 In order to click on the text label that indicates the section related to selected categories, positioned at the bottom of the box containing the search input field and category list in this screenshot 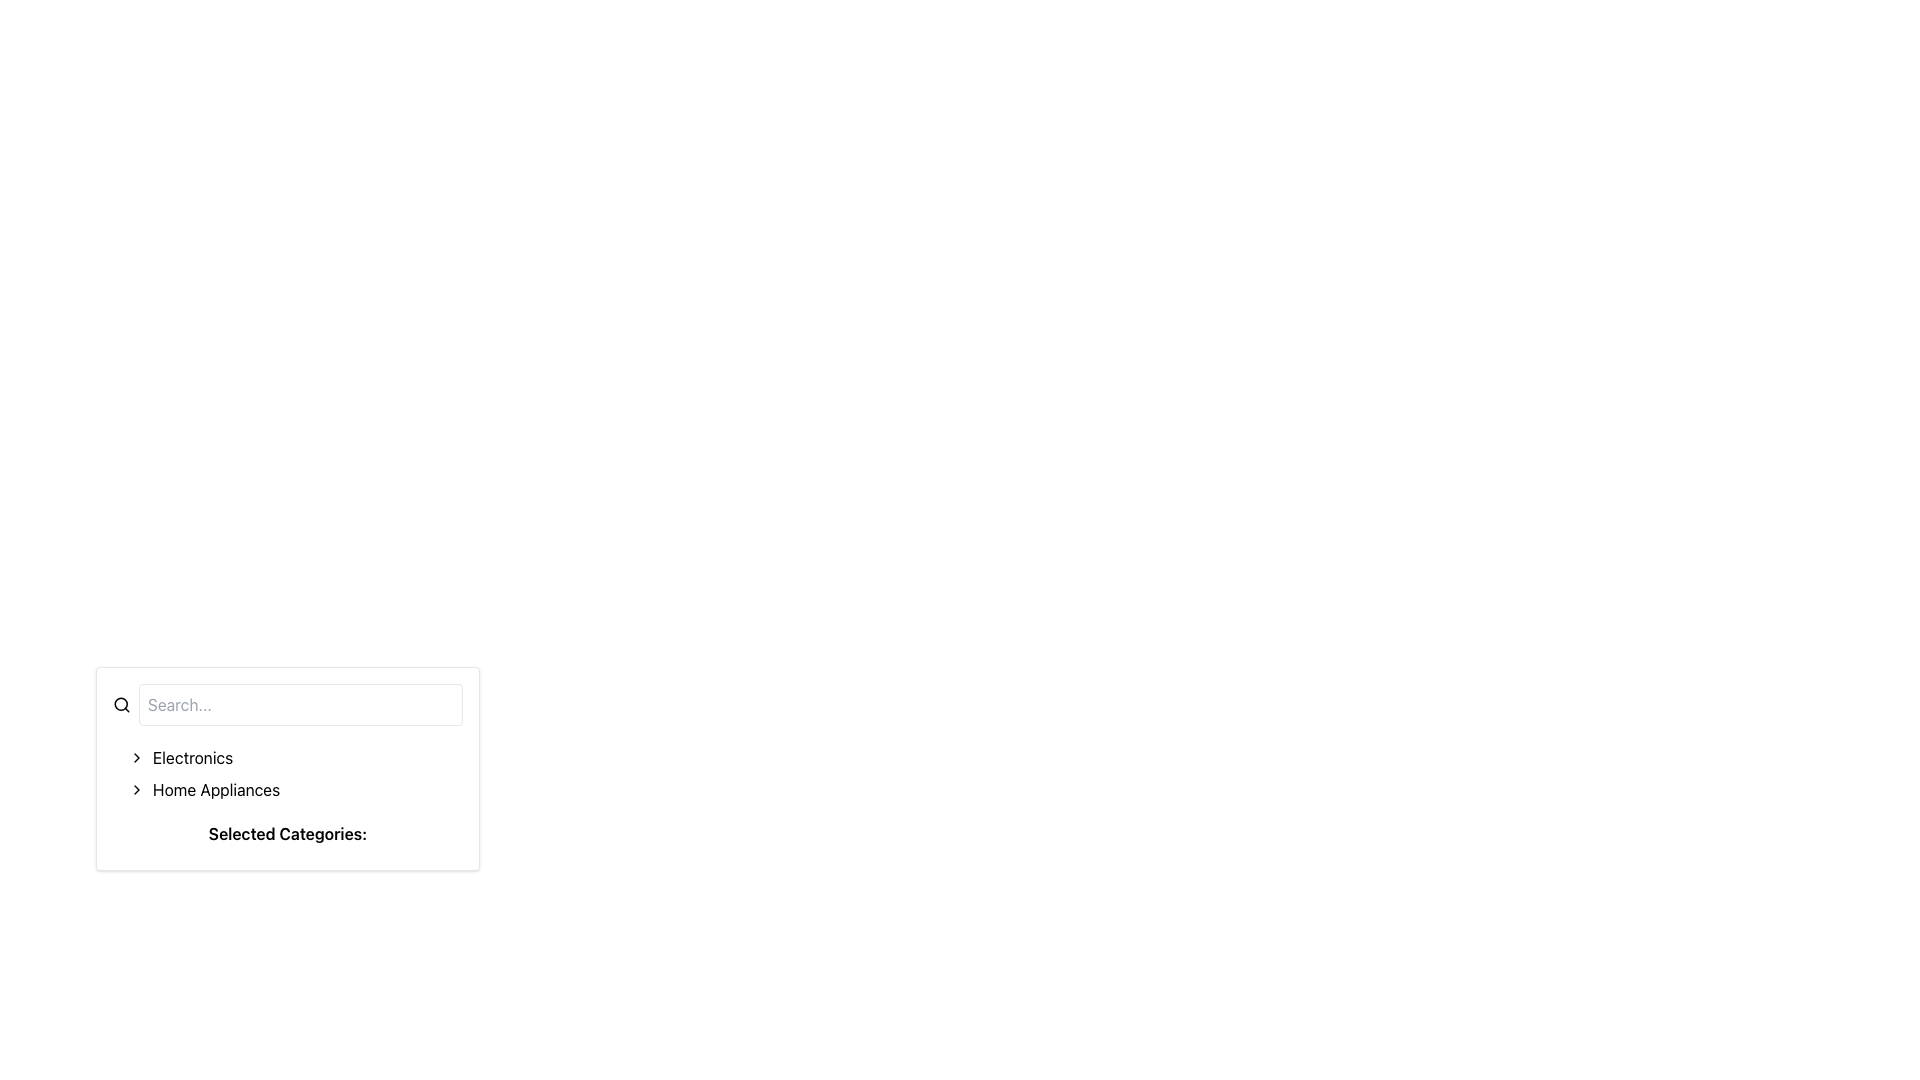, I will do `click(287, 837)`.